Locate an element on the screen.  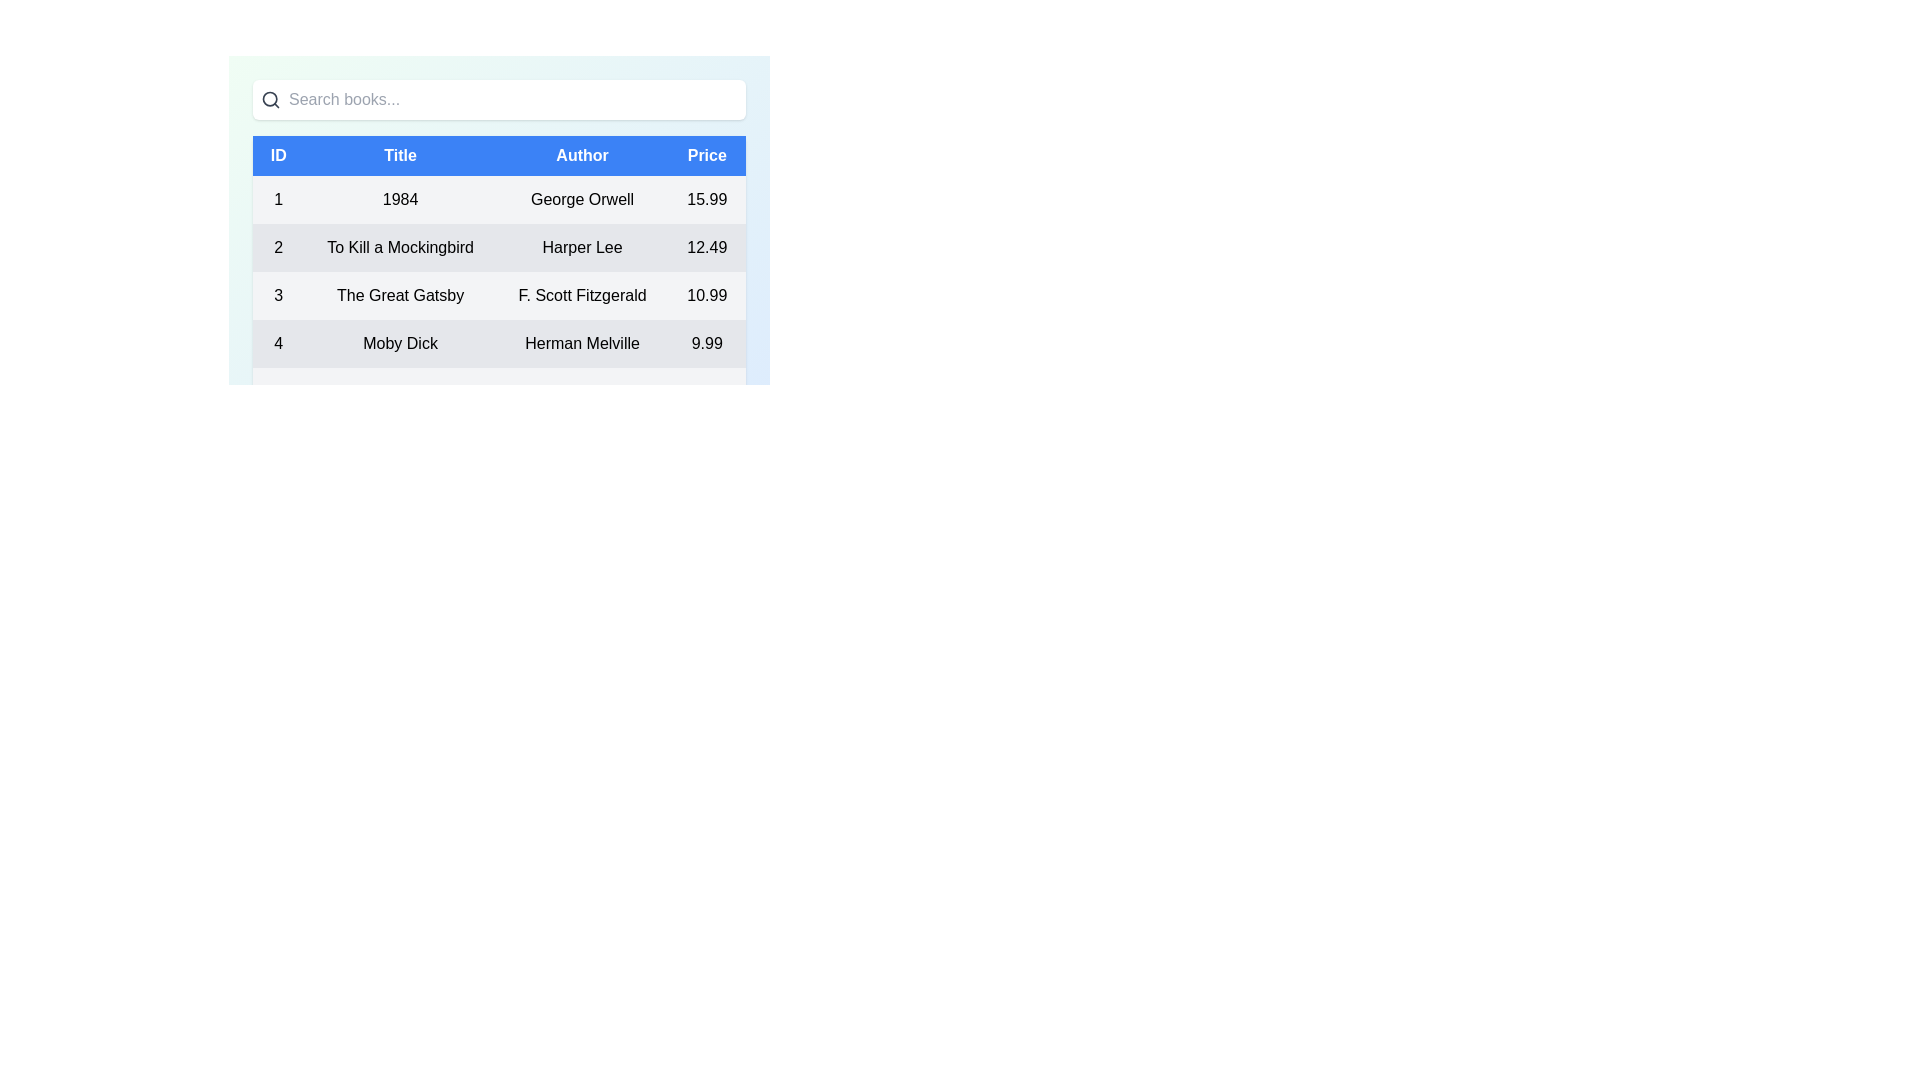
the text label displaying the price '15.99', which is the fourth cell in the first data row of the table under the 'Price' column is located at coordinates (707, 200).